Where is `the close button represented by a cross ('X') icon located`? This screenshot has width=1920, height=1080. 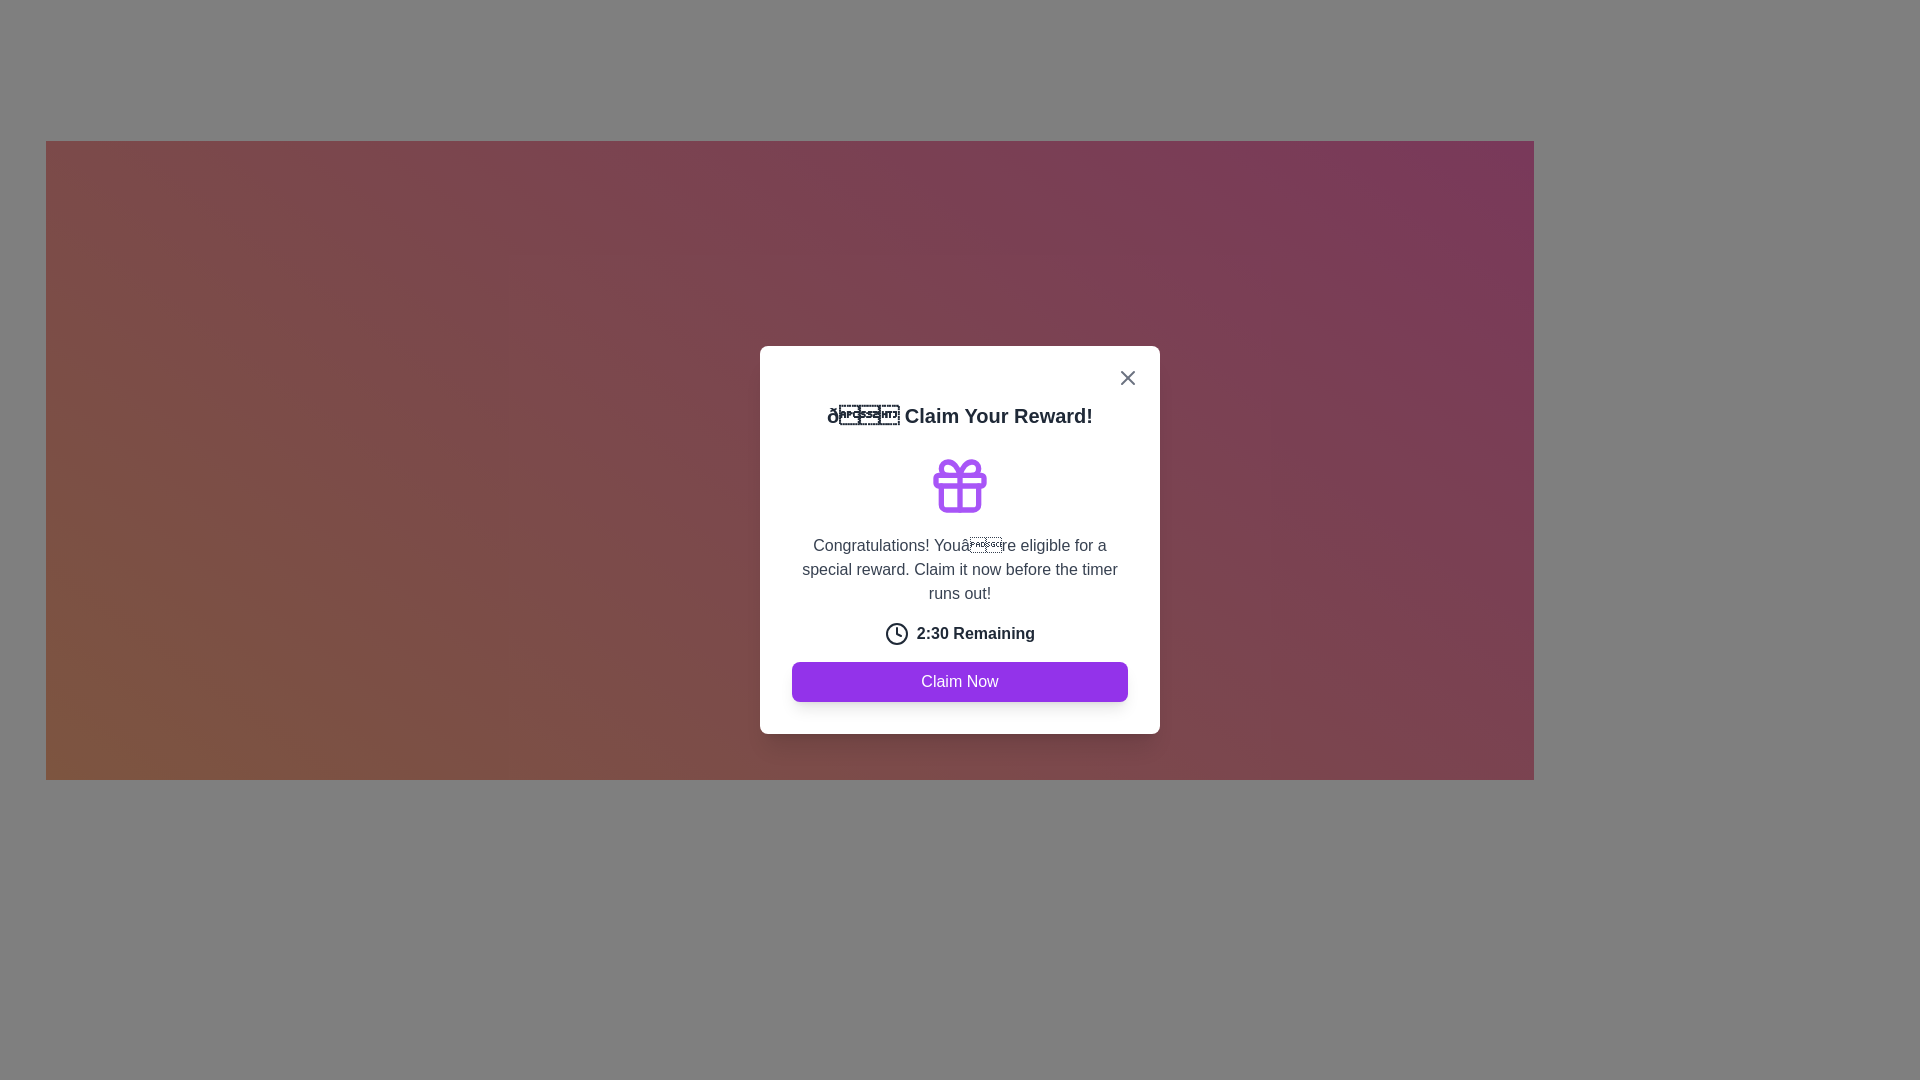
the close button represented by a cross ('X') icon located is located at coordinates (1128, 378).